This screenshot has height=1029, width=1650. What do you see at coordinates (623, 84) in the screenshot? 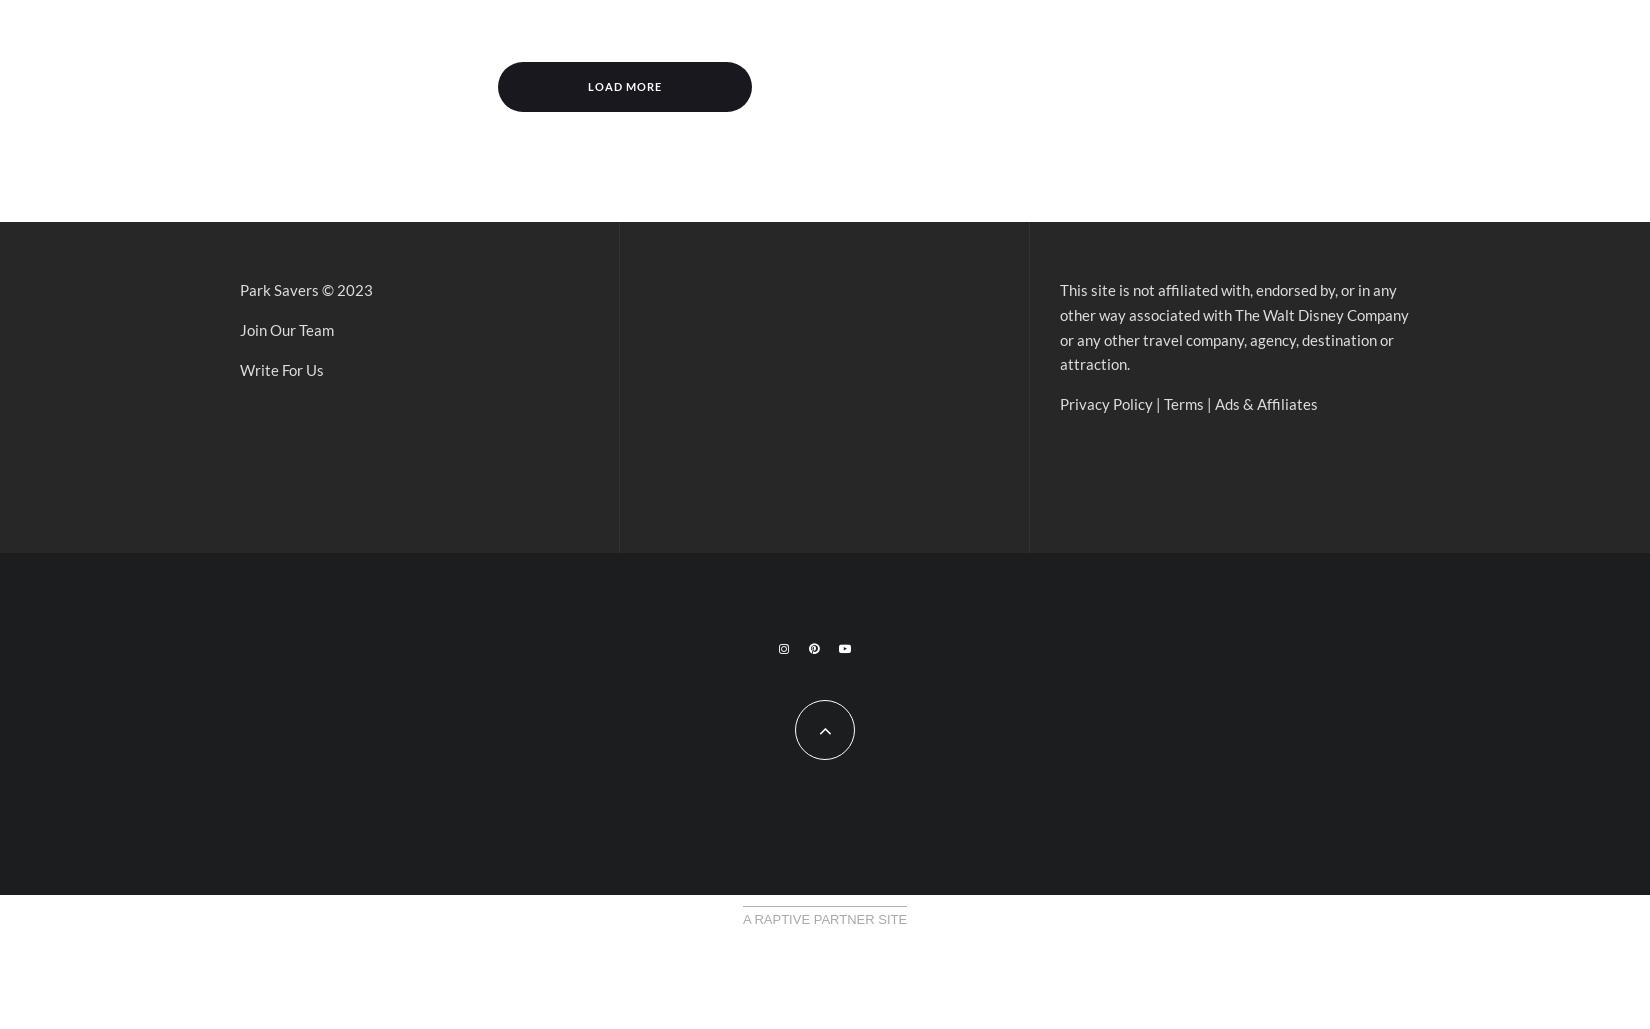
I see `'Load More'` at bounding box center [623, 84].